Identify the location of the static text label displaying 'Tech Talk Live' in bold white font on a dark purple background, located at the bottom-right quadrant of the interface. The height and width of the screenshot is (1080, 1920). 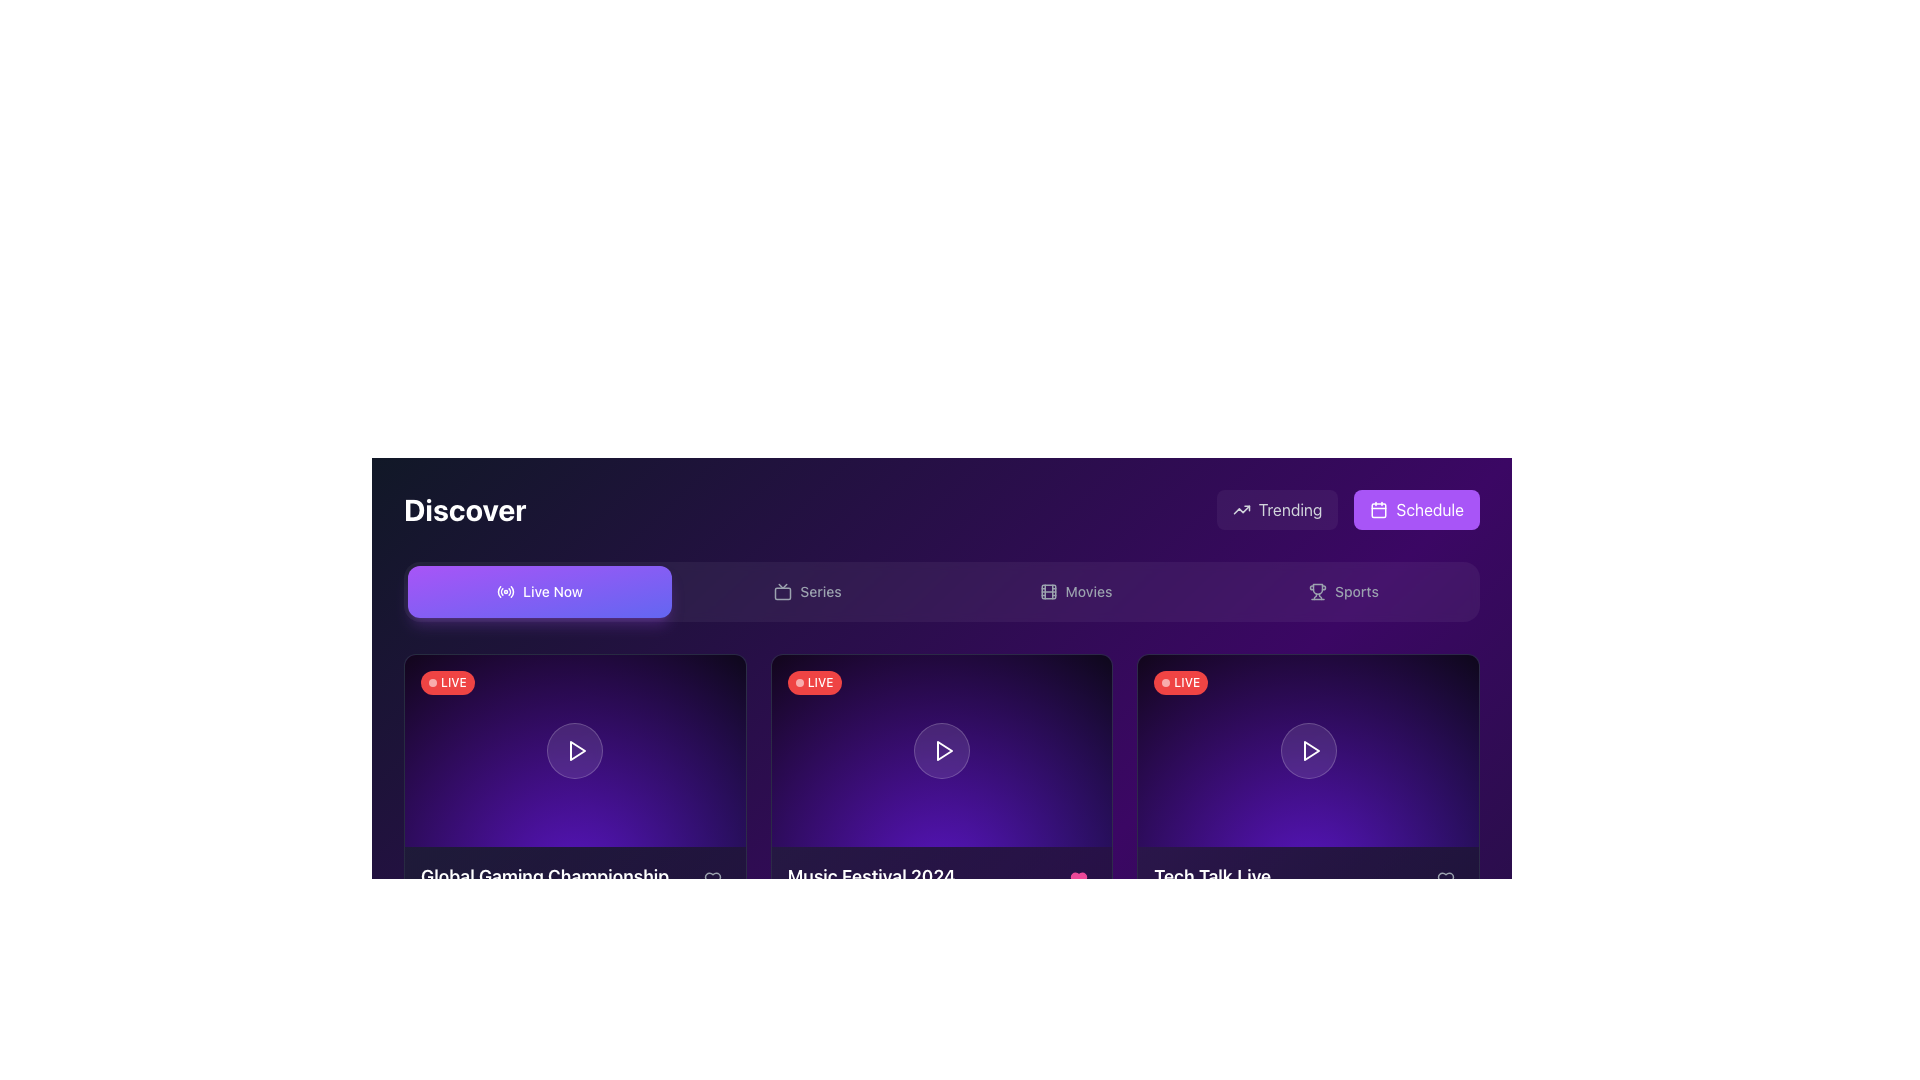
(1211, 875).